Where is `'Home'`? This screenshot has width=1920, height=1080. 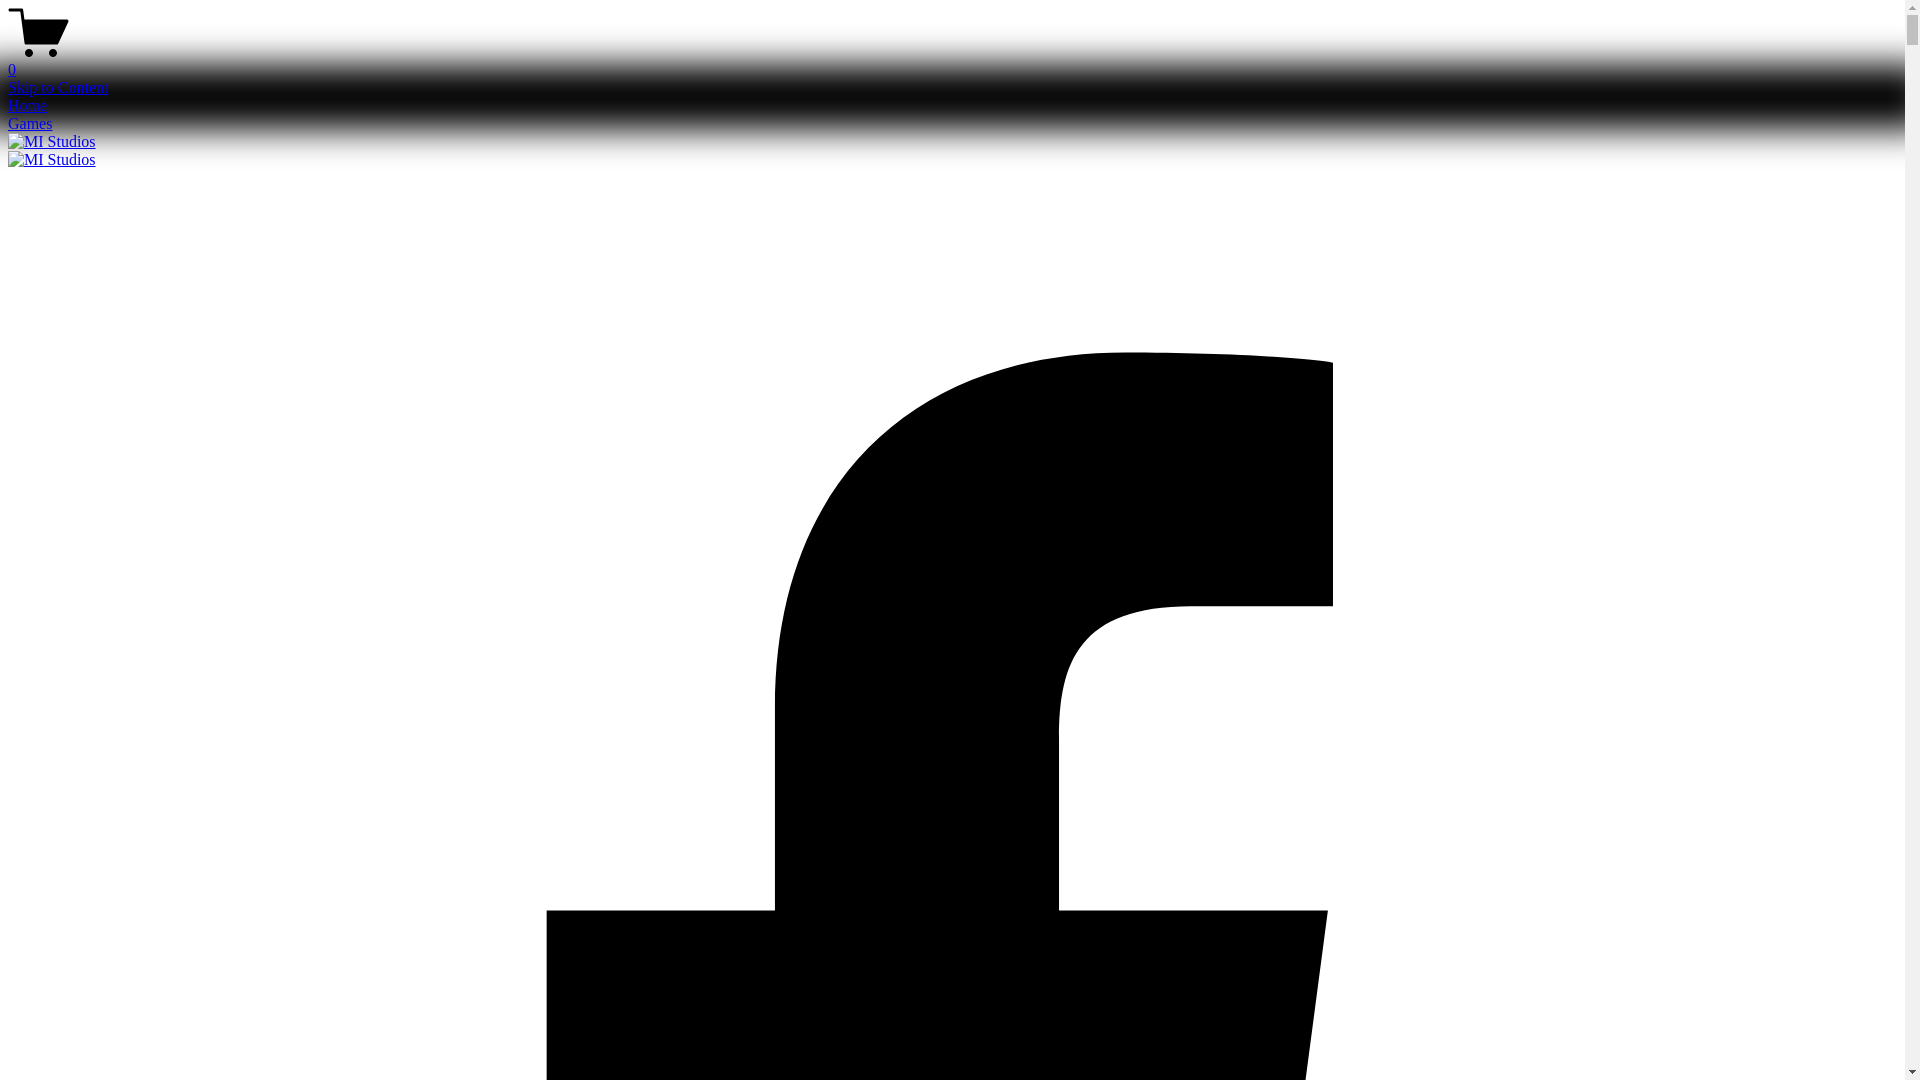 'Home' is located at coordinates (8, 105).